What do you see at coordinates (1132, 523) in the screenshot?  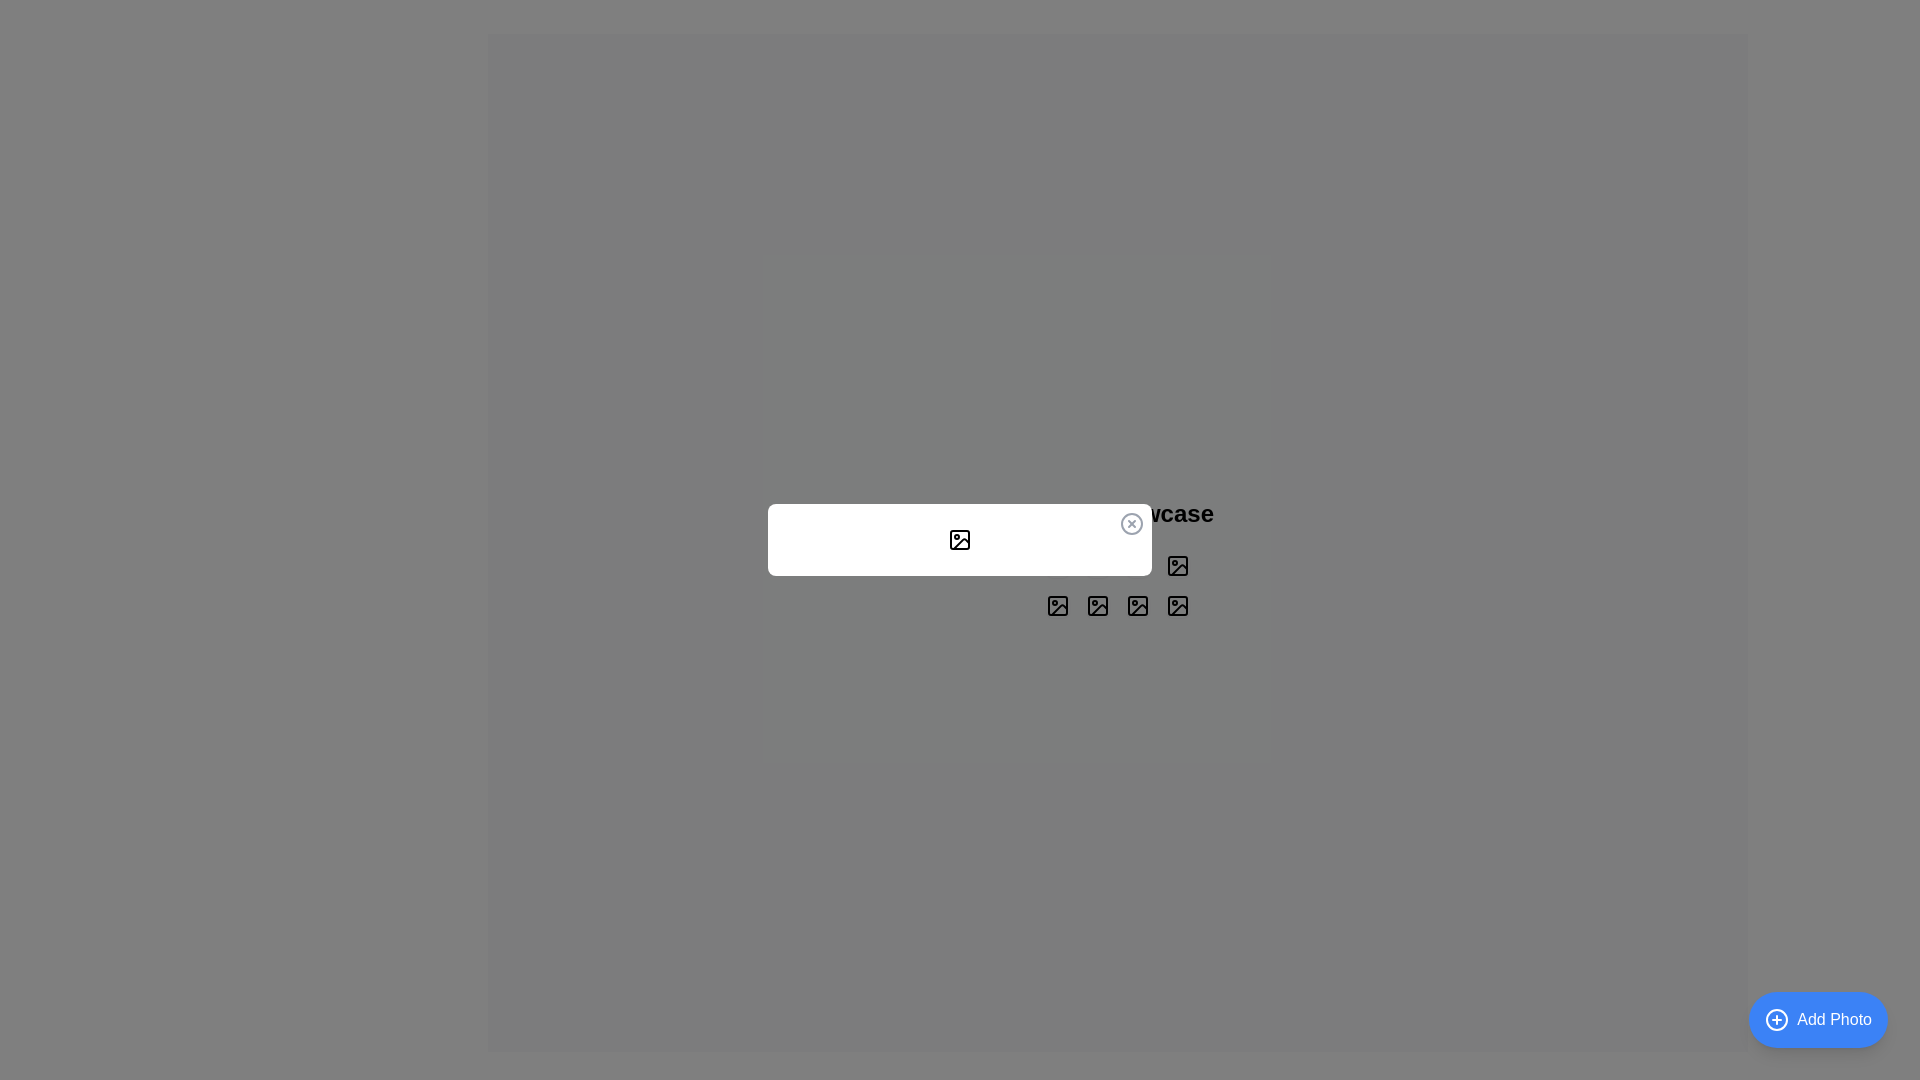 I see `the SVG circle icon, which serves as a close button, by clicking on it` at bounding box center [1132, 523].